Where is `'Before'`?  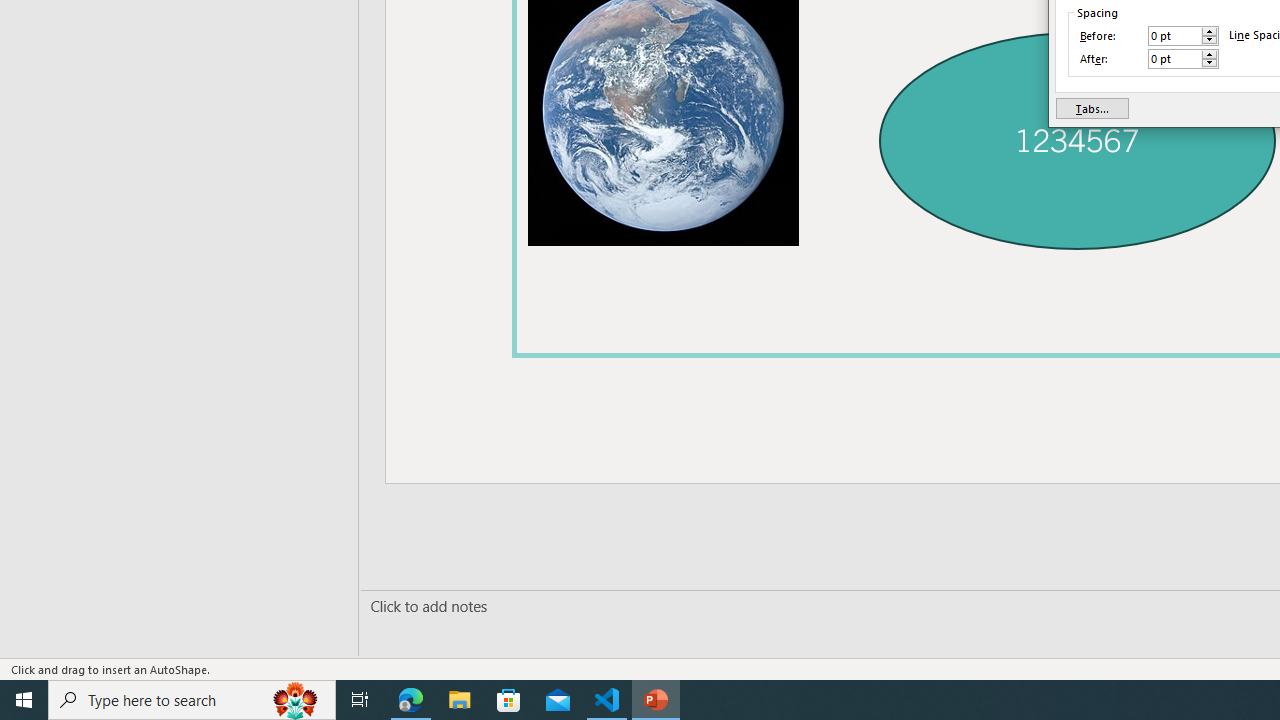 'Before' is located at coordinates (1183, 36).